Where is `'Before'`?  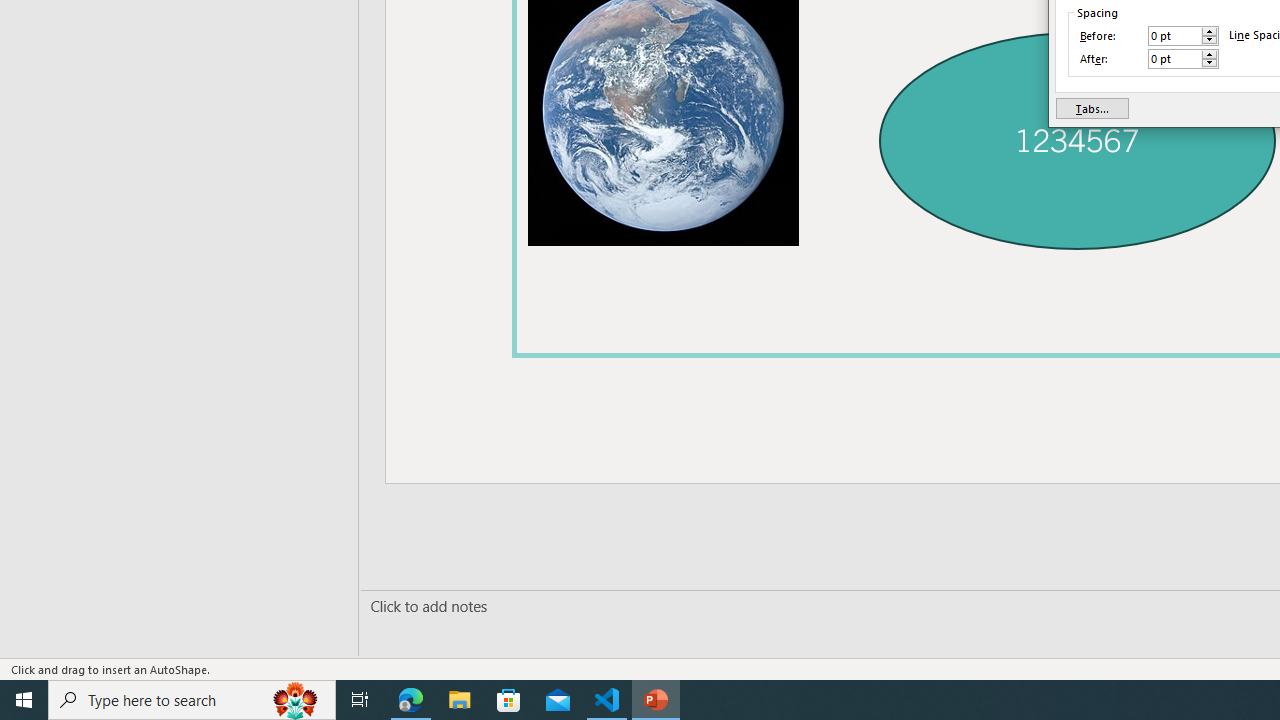 'Before' is located at coordinates (1183, 36).